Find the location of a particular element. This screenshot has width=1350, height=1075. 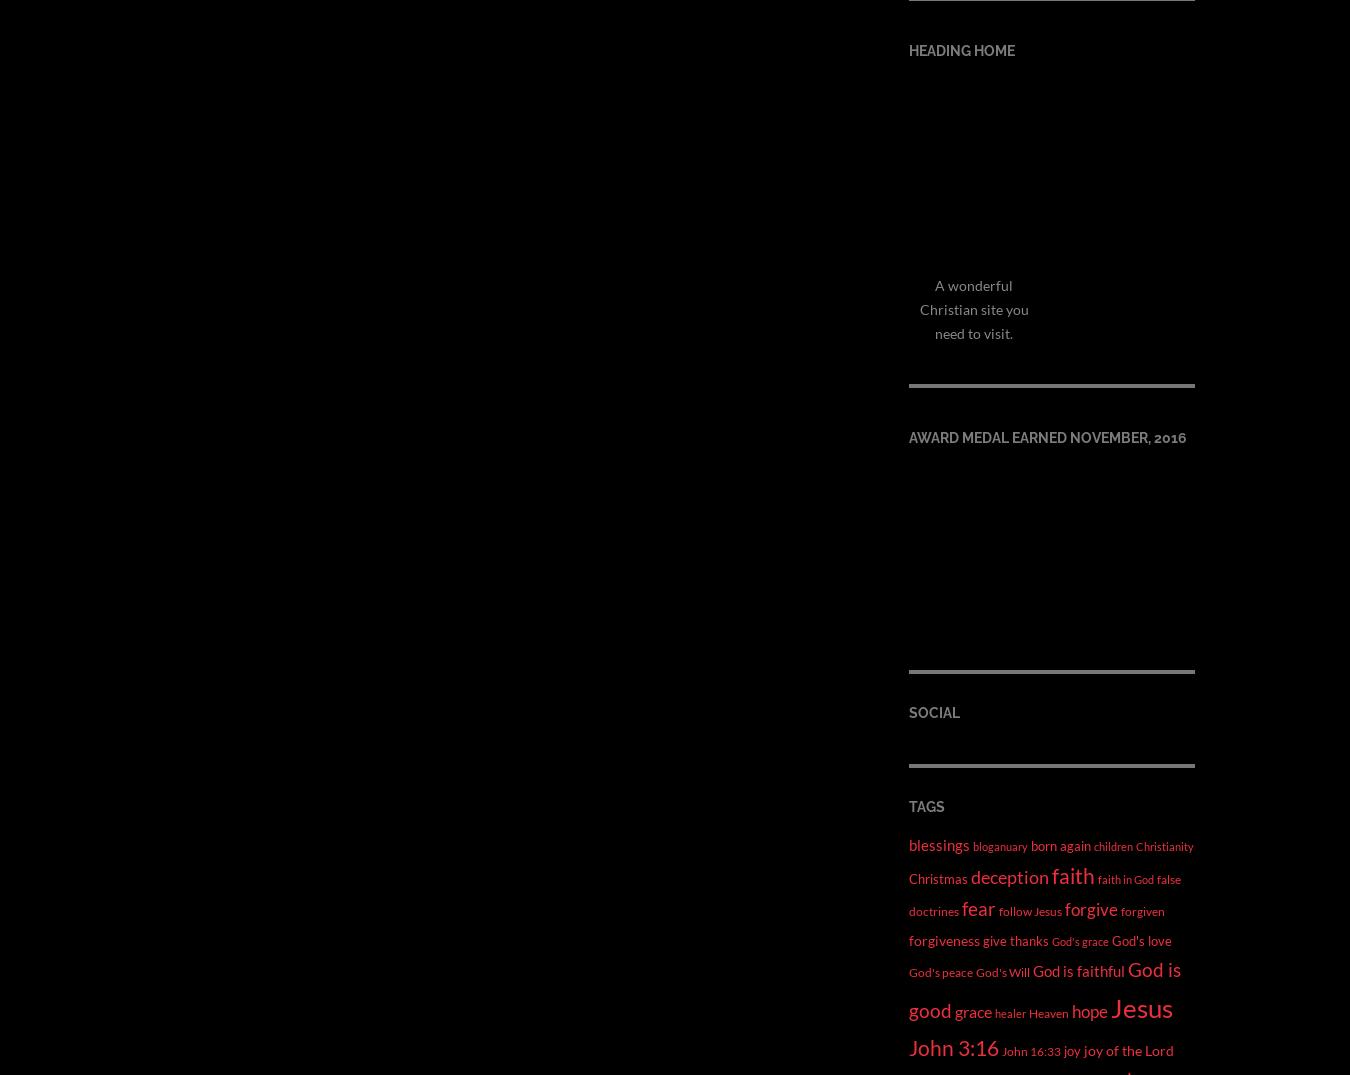

'joy' is located at coordinates (1072, 1049).